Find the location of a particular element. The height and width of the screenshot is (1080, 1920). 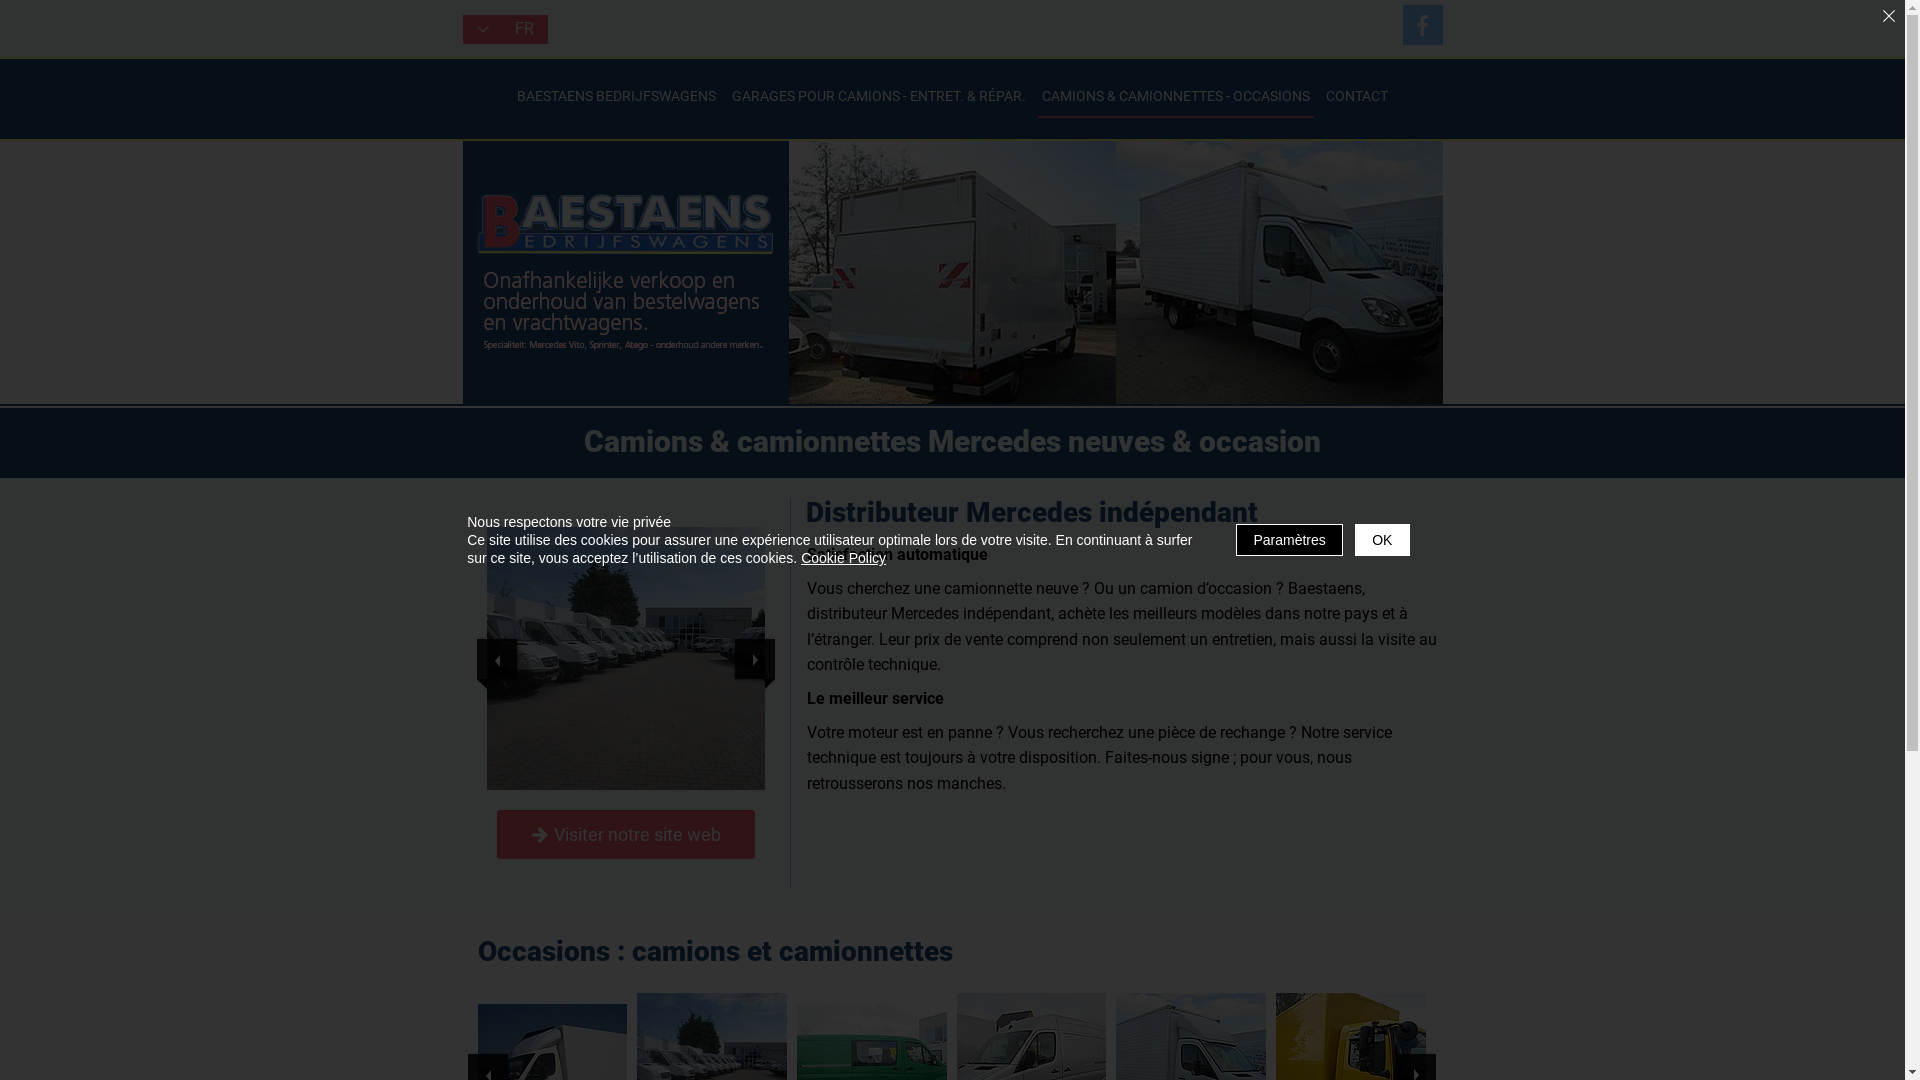

'Cookie Policy' is located at coordinates (843, 558).